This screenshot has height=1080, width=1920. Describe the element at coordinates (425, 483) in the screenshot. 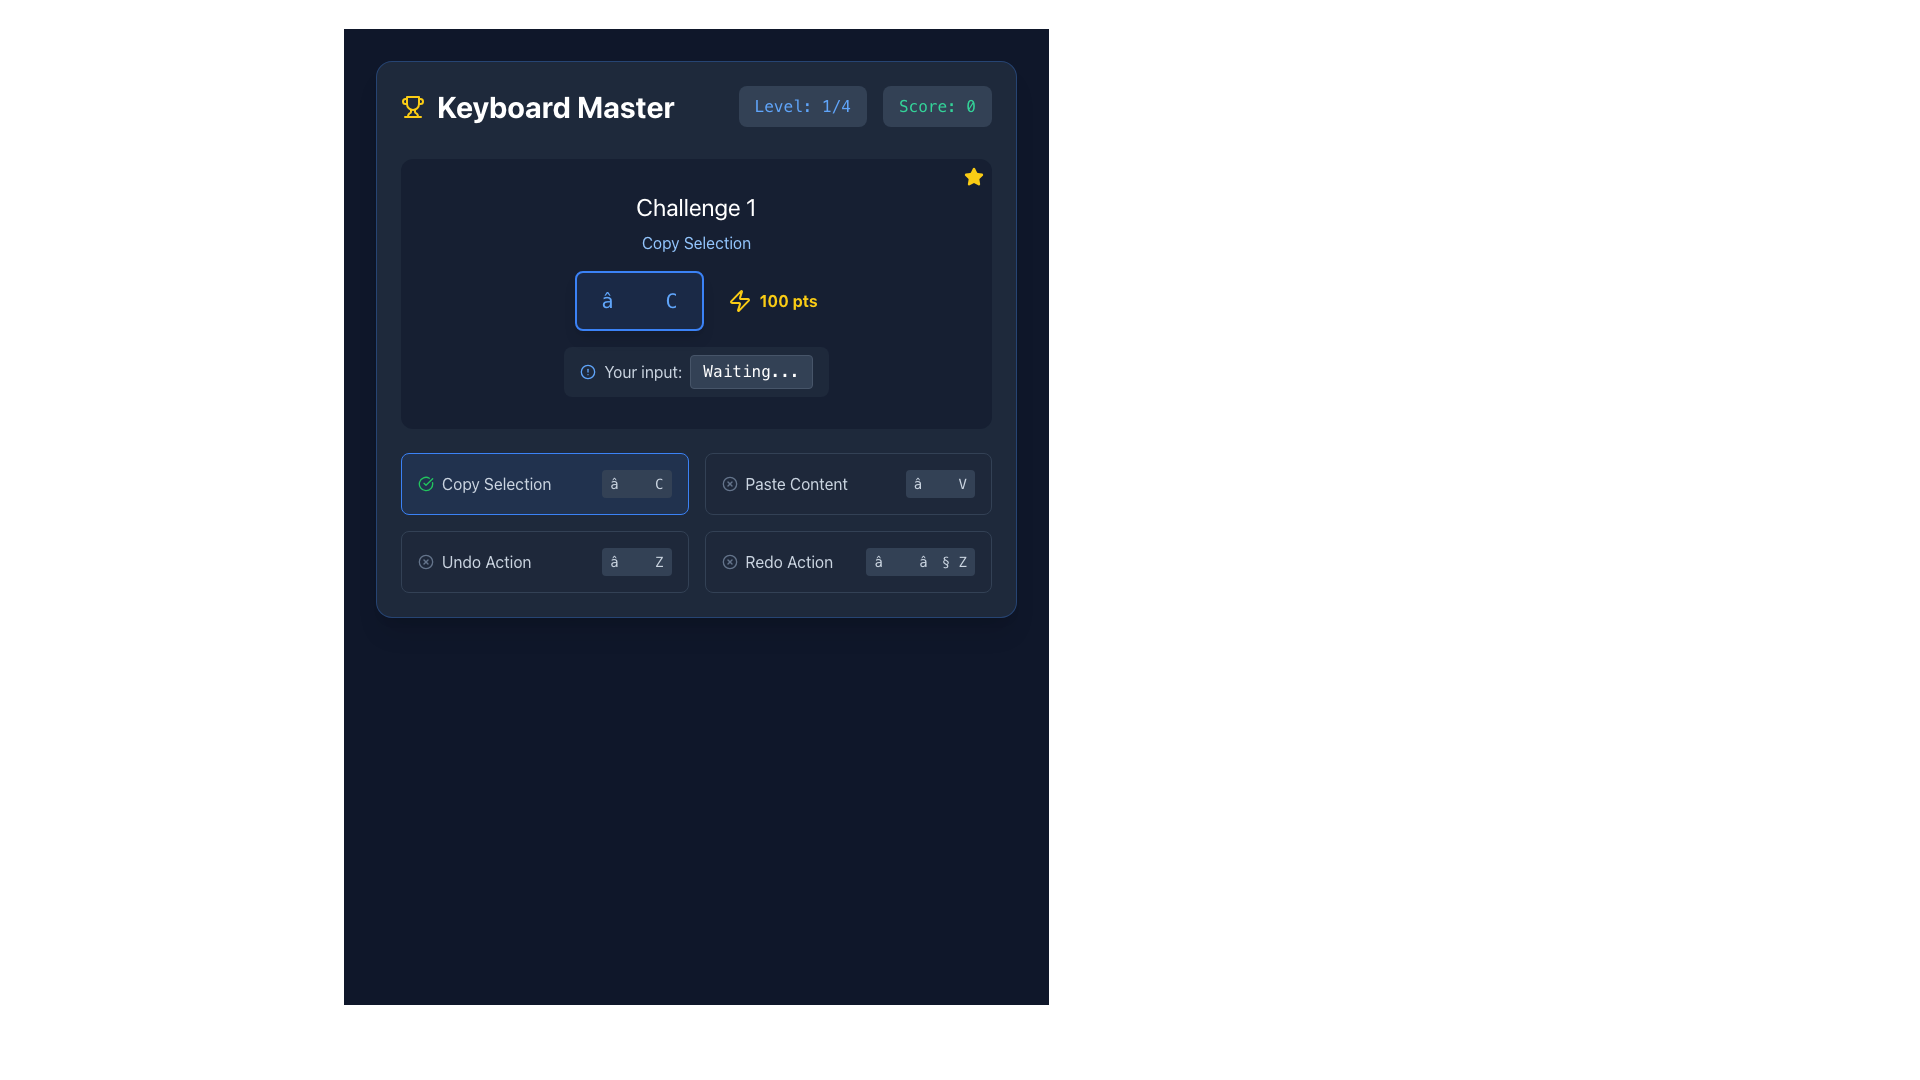

I see `the green-checked circular icon representing a successful action, located next to the text 'Copy Selection' in the top-left portion of the grouped buttons section` at that location.